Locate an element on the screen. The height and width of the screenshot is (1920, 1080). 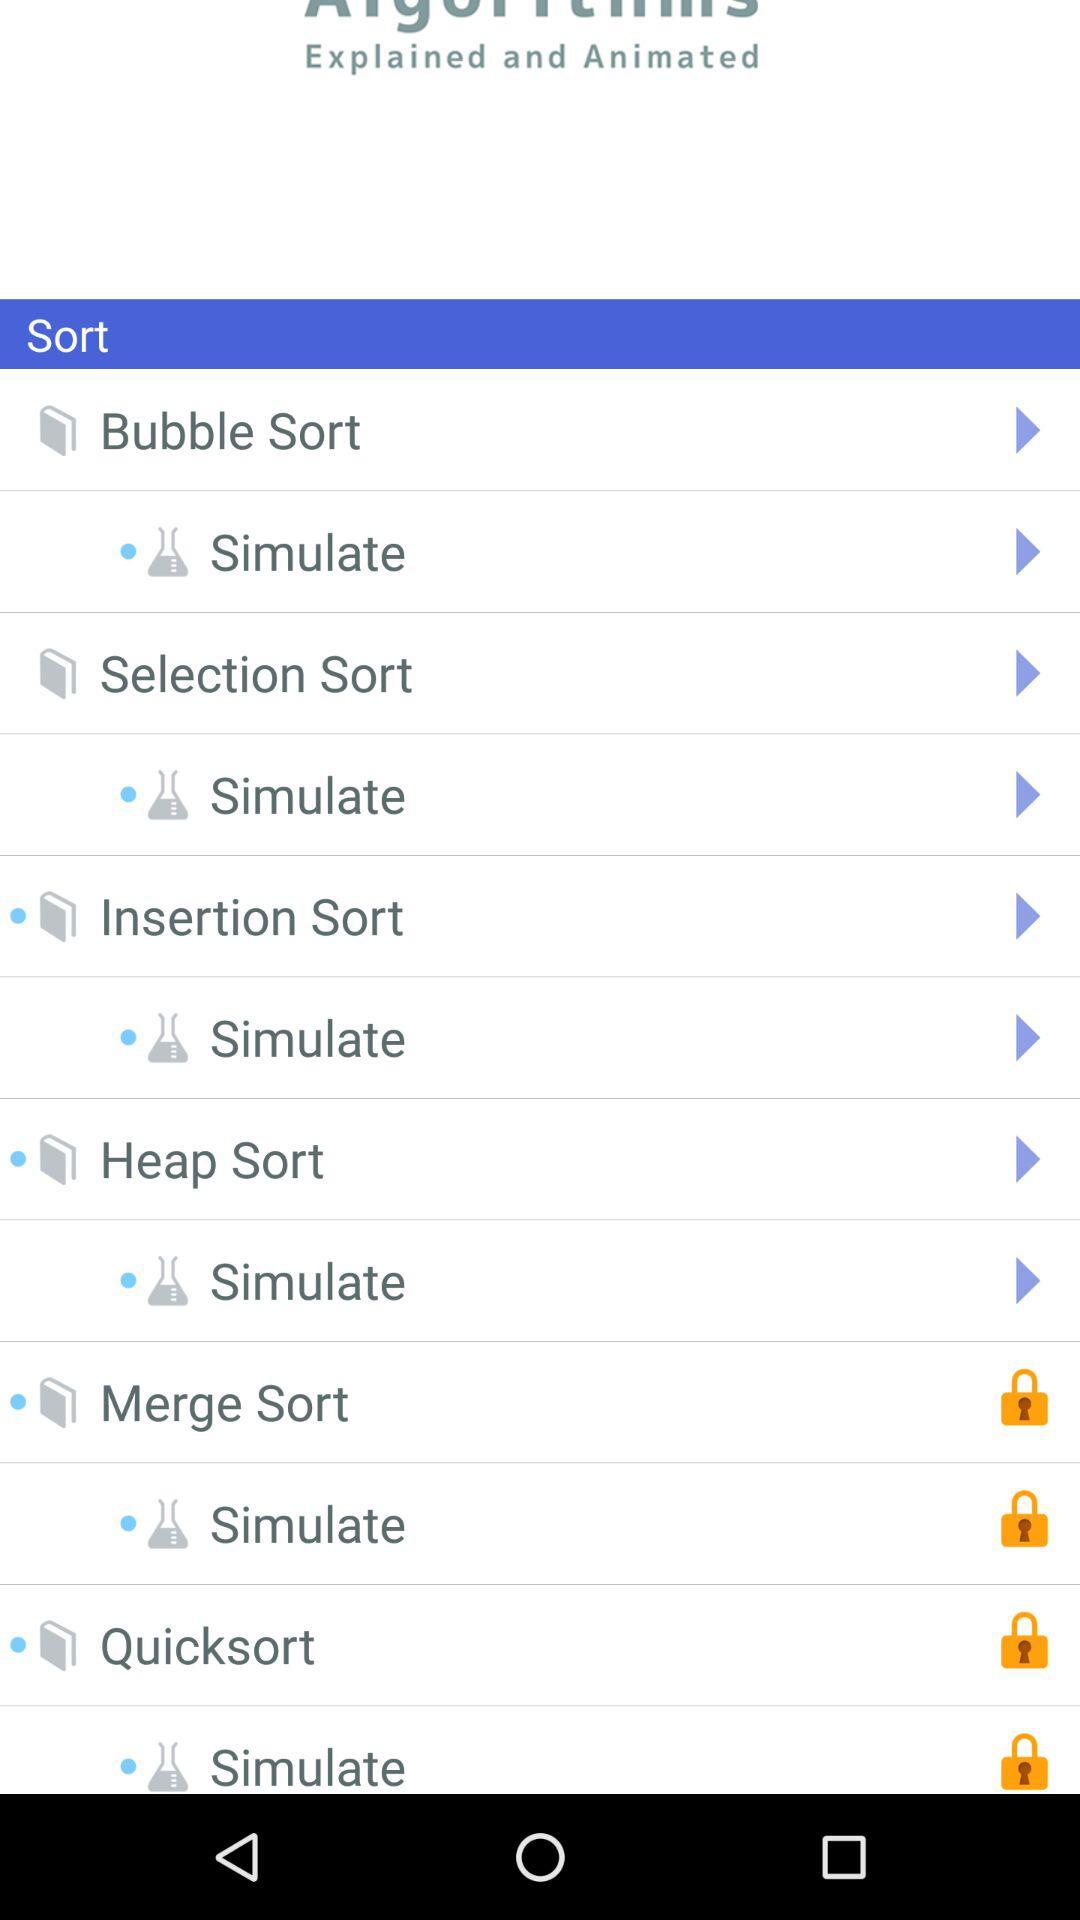
quicksort is located at coordinates (207, 1645).